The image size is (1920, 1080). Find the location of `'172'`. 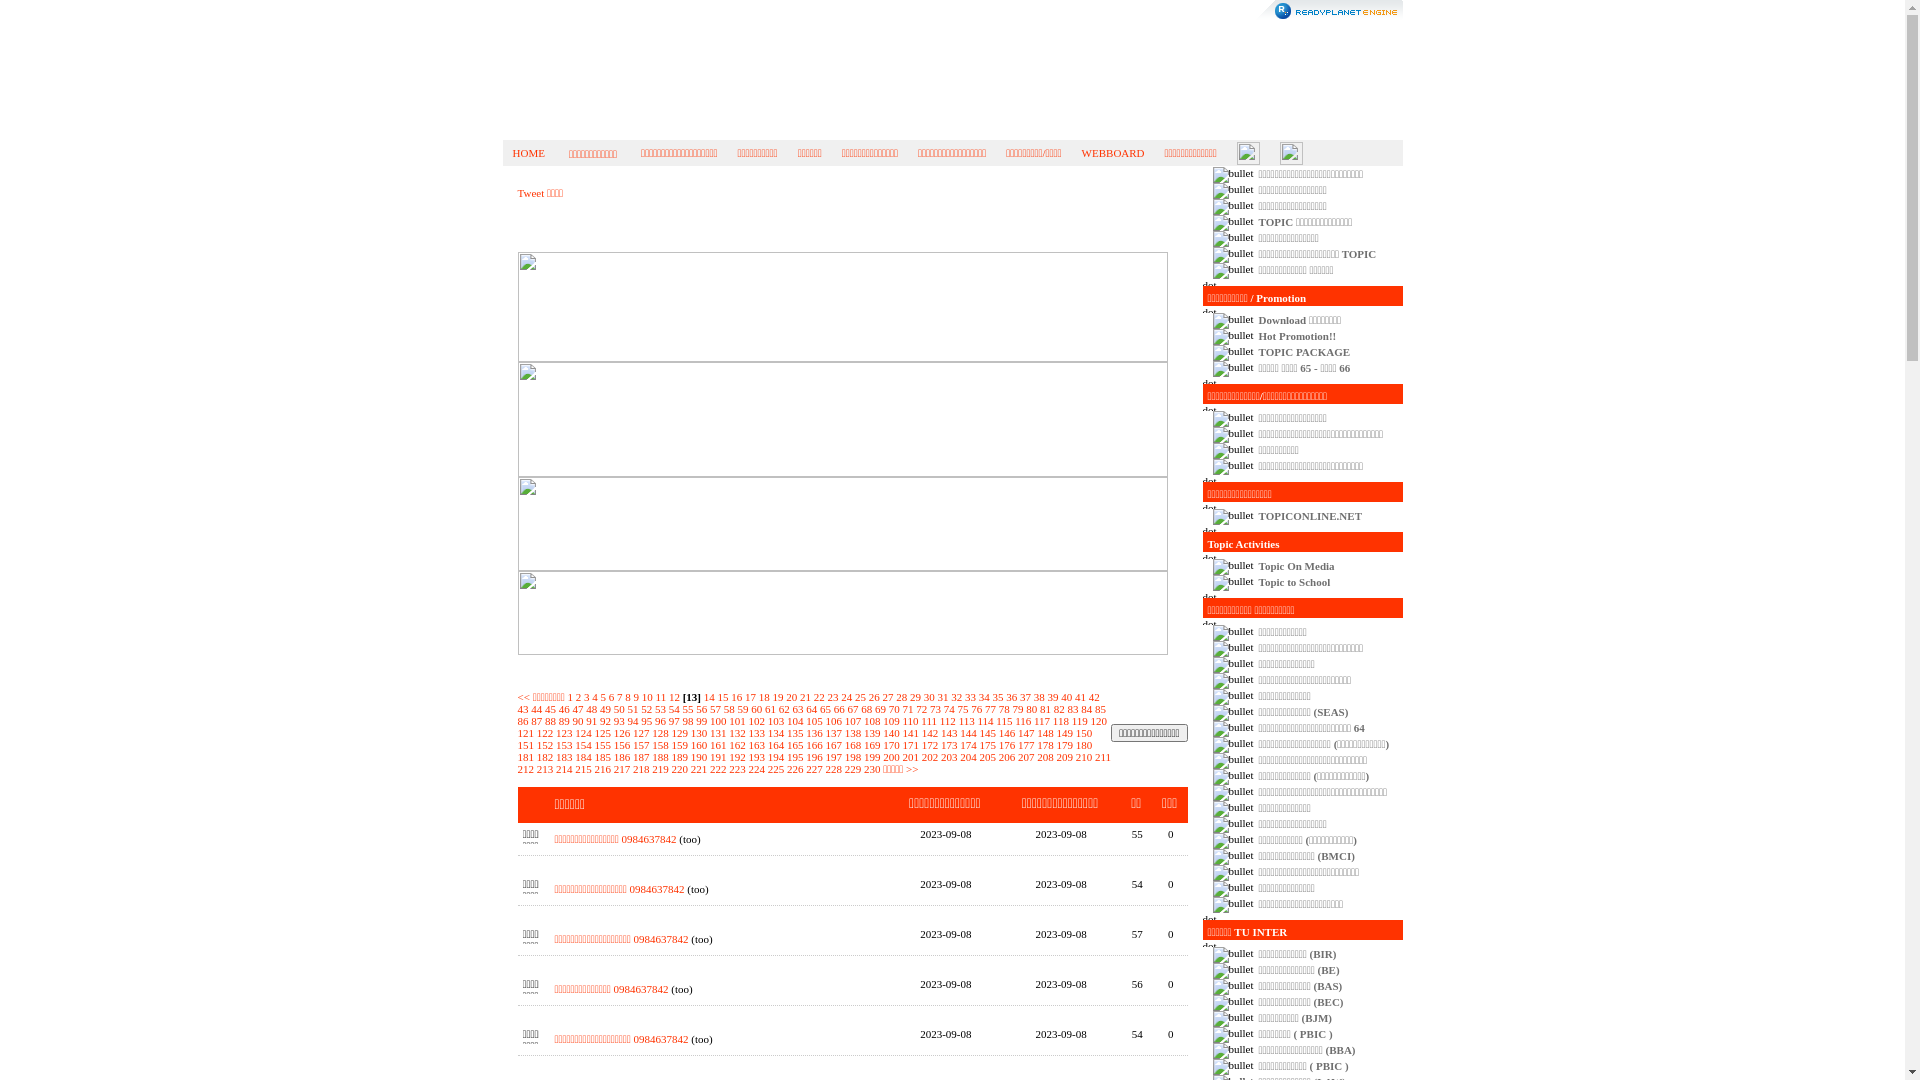

'172' is located at coordinates (929, 744).